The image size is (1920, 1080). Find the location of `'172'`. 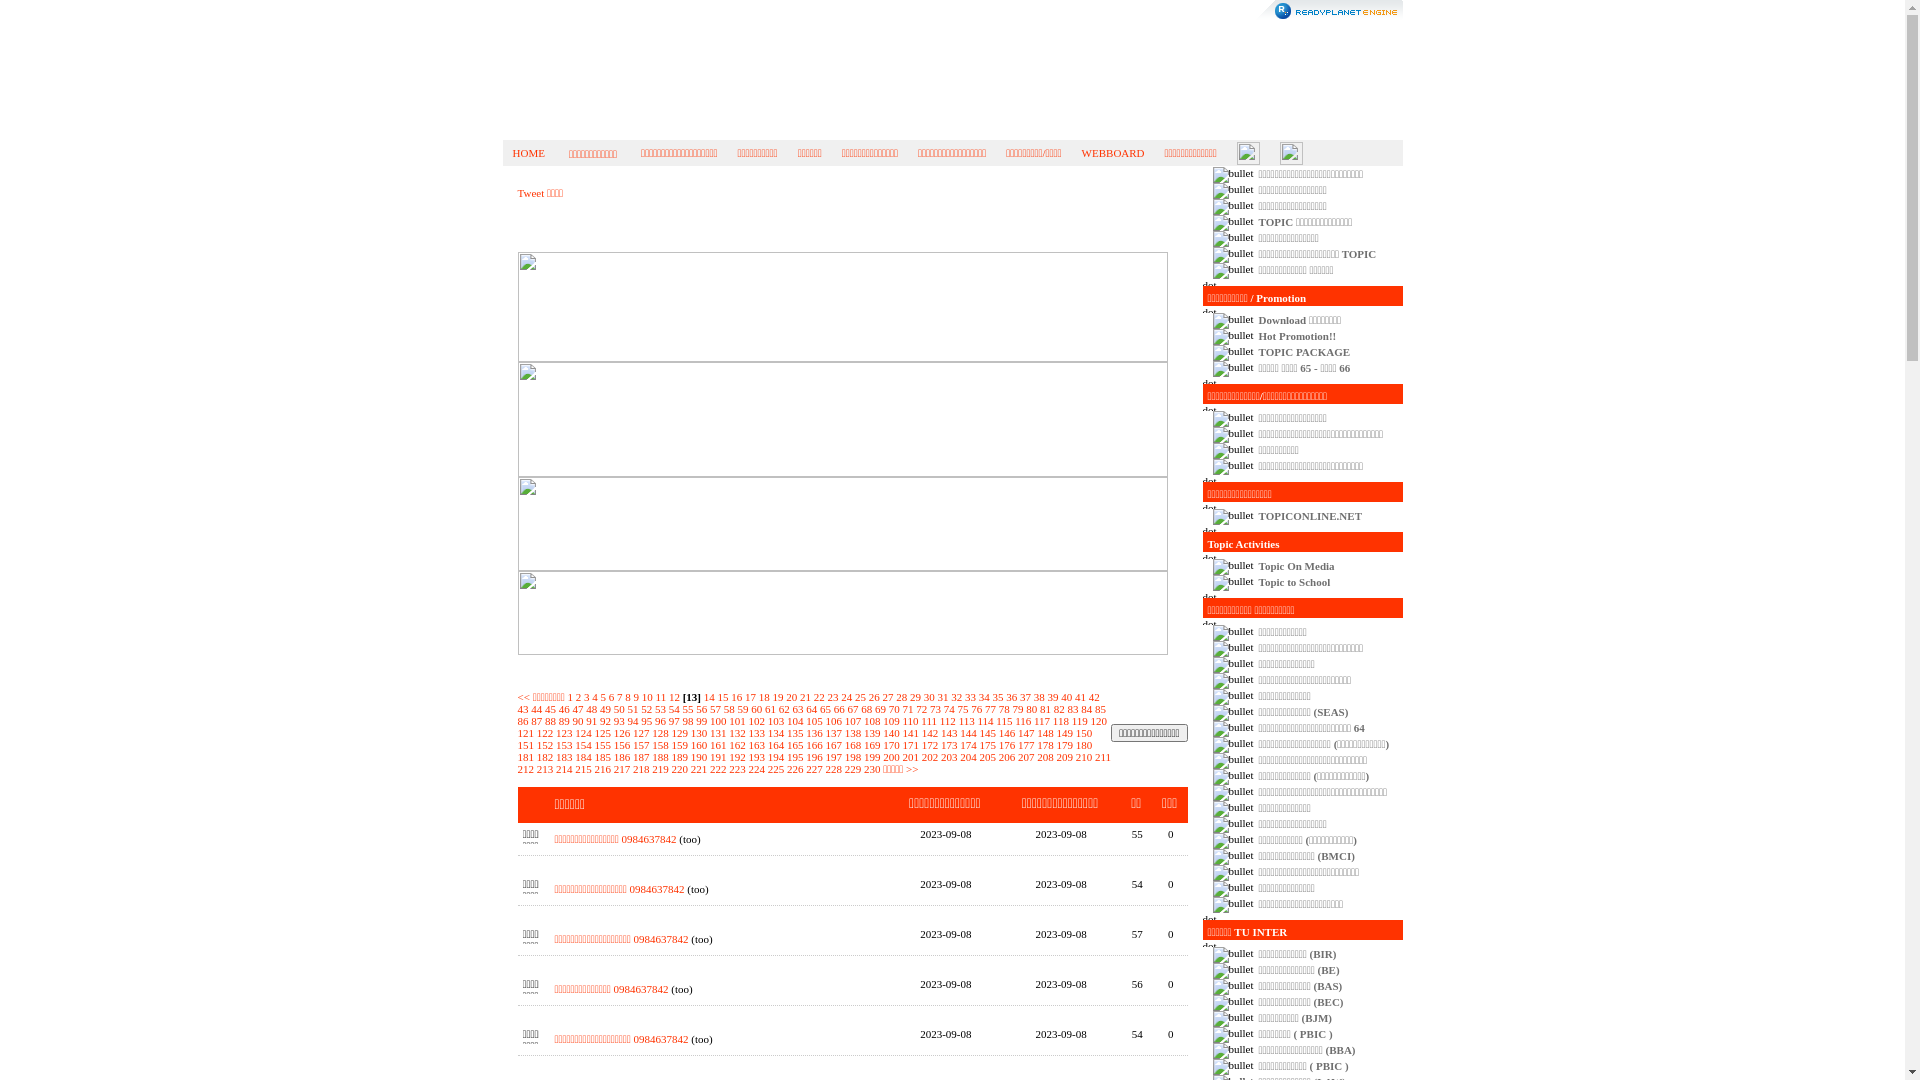

'172' is located at coordinates (929, 744).